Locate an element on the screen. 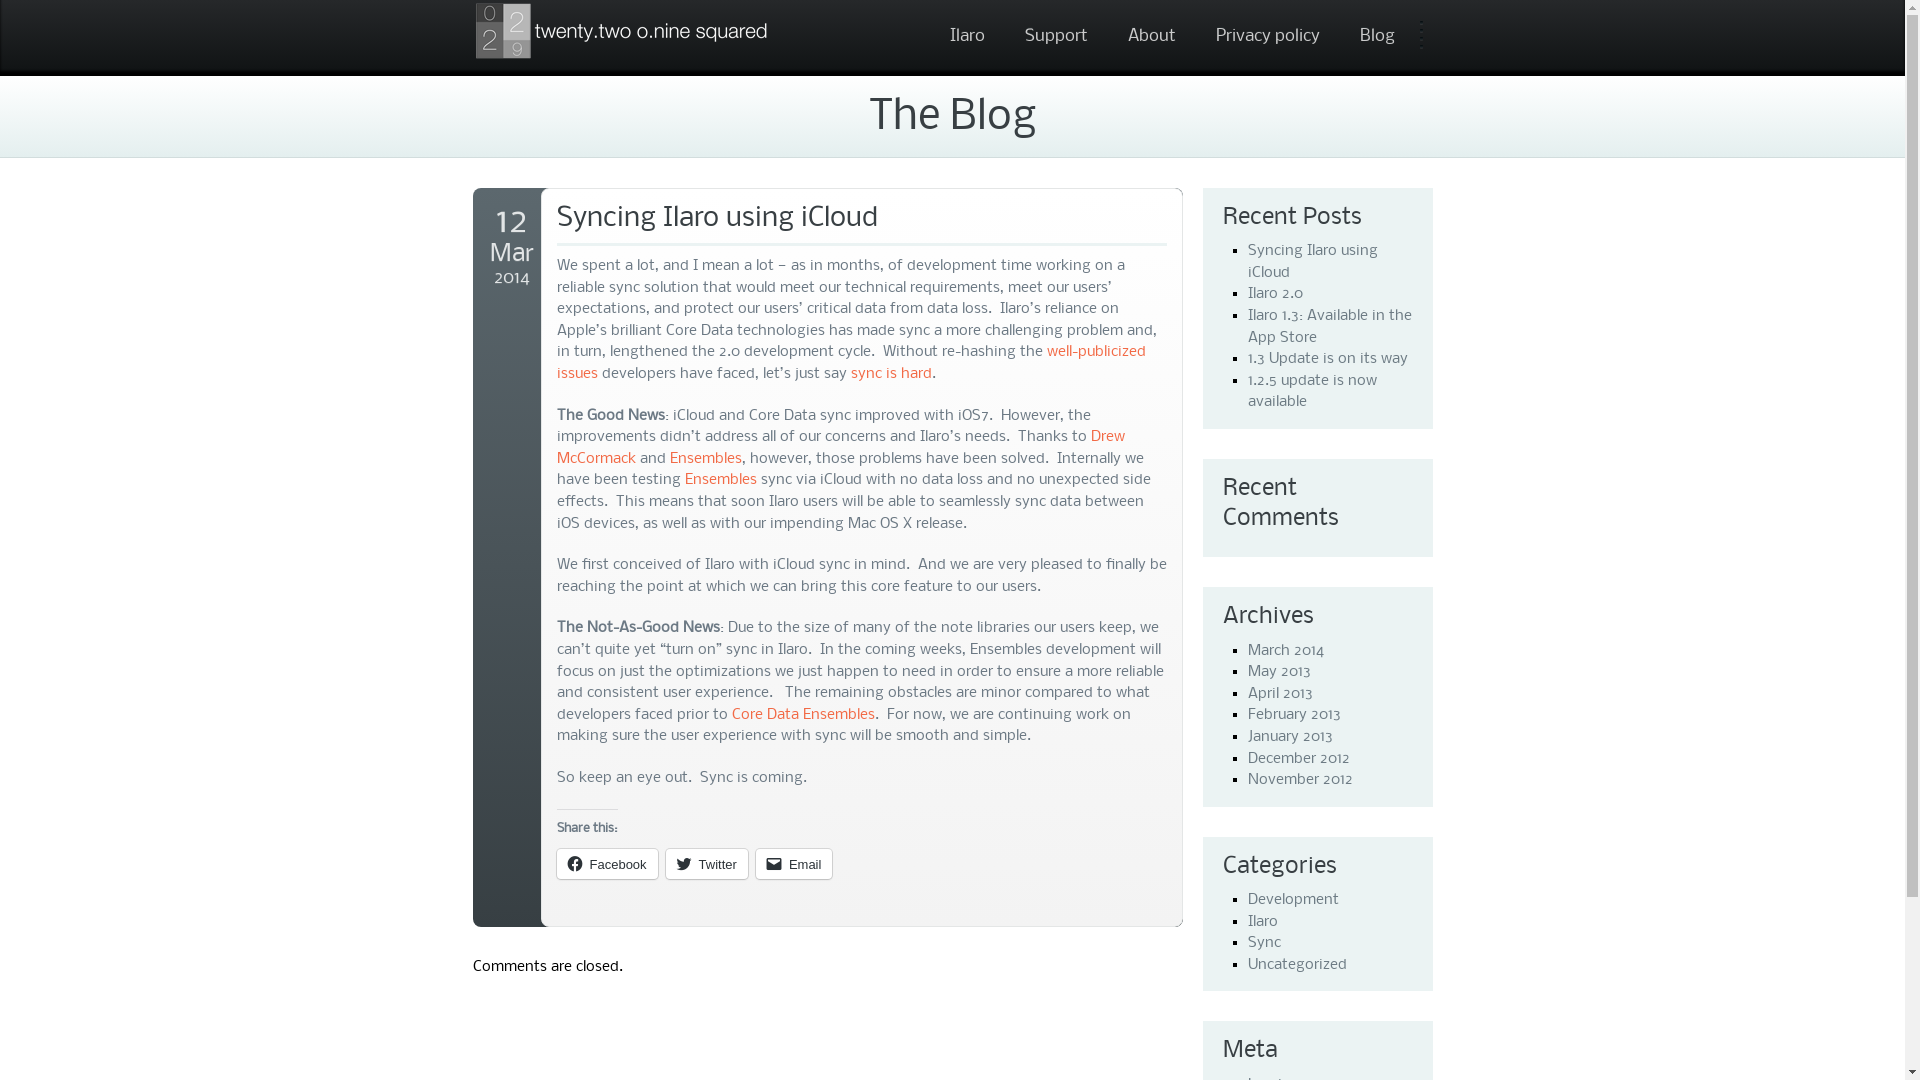 This screenshot has width=1920, height=1080. 'sync is hard' is located at coordinates (889, 374).